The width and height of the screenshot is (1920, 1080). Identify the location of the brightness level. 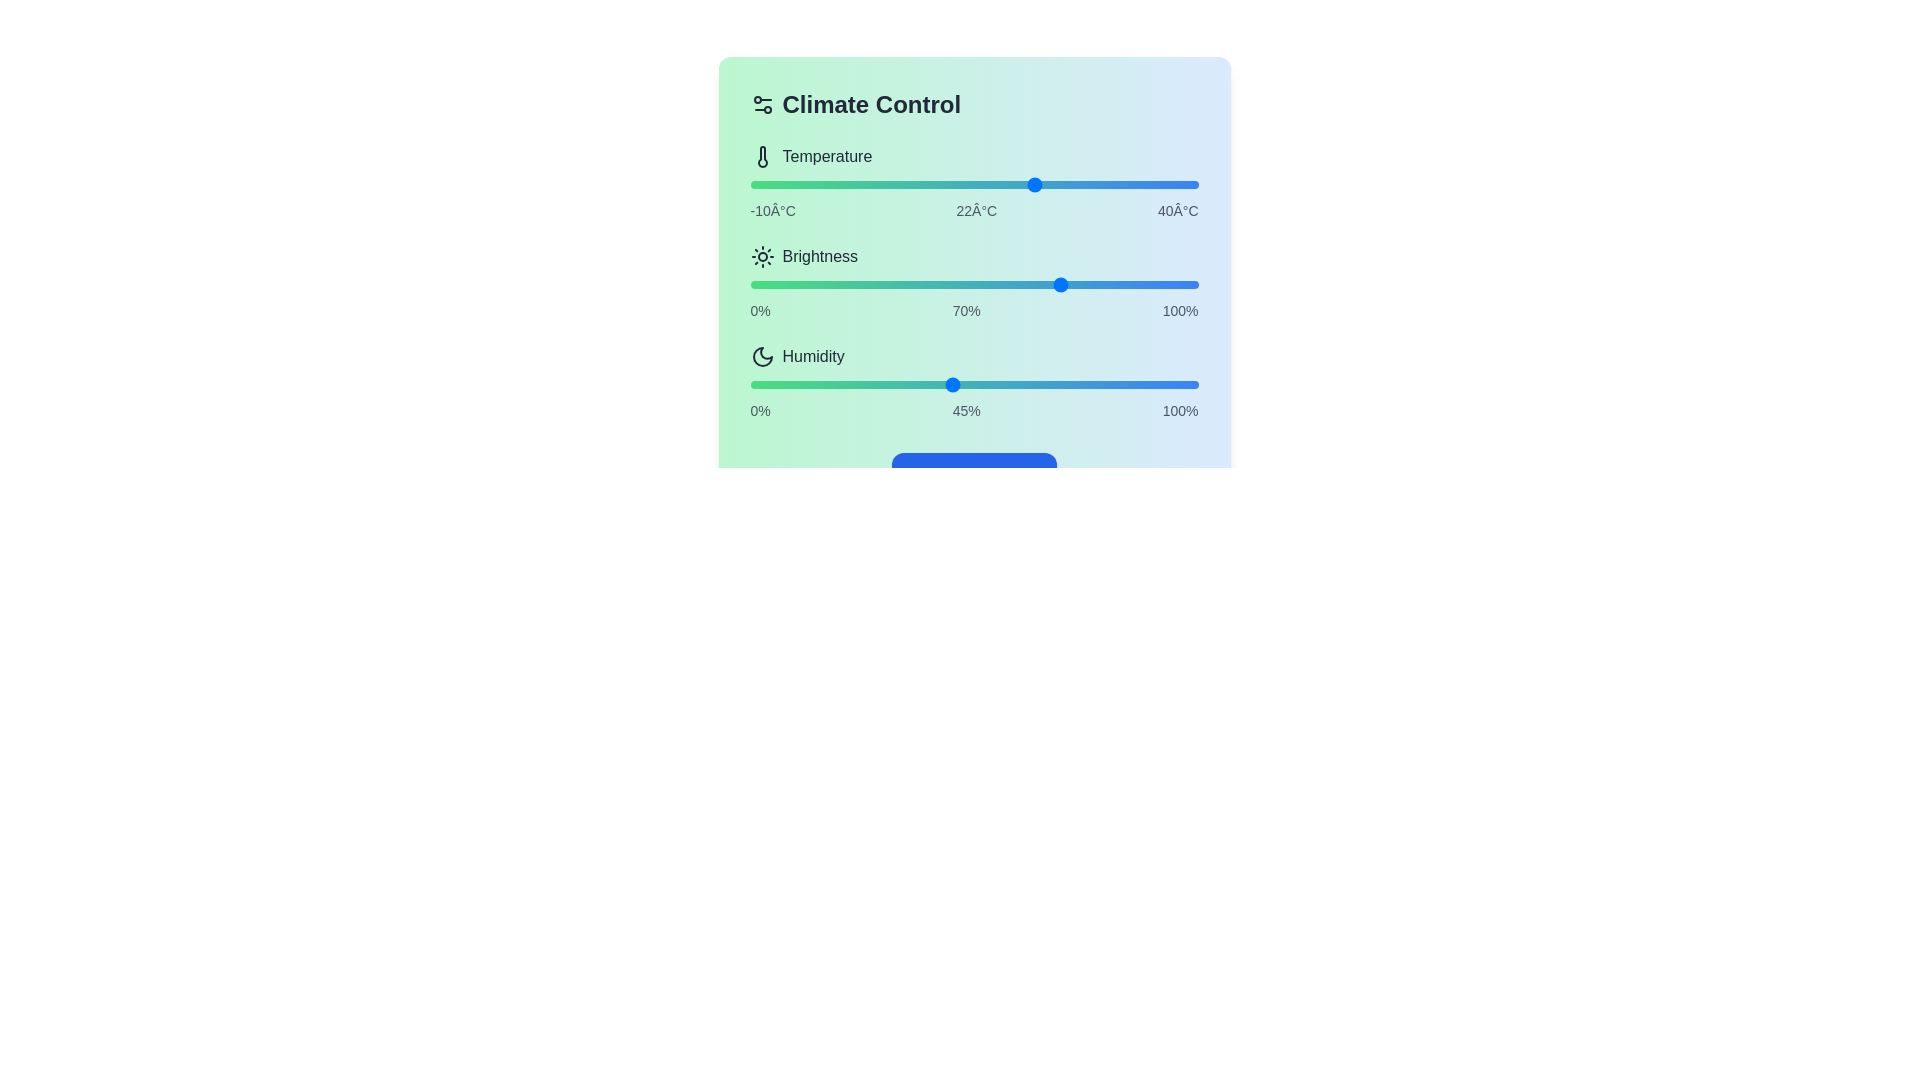
(961, 285).